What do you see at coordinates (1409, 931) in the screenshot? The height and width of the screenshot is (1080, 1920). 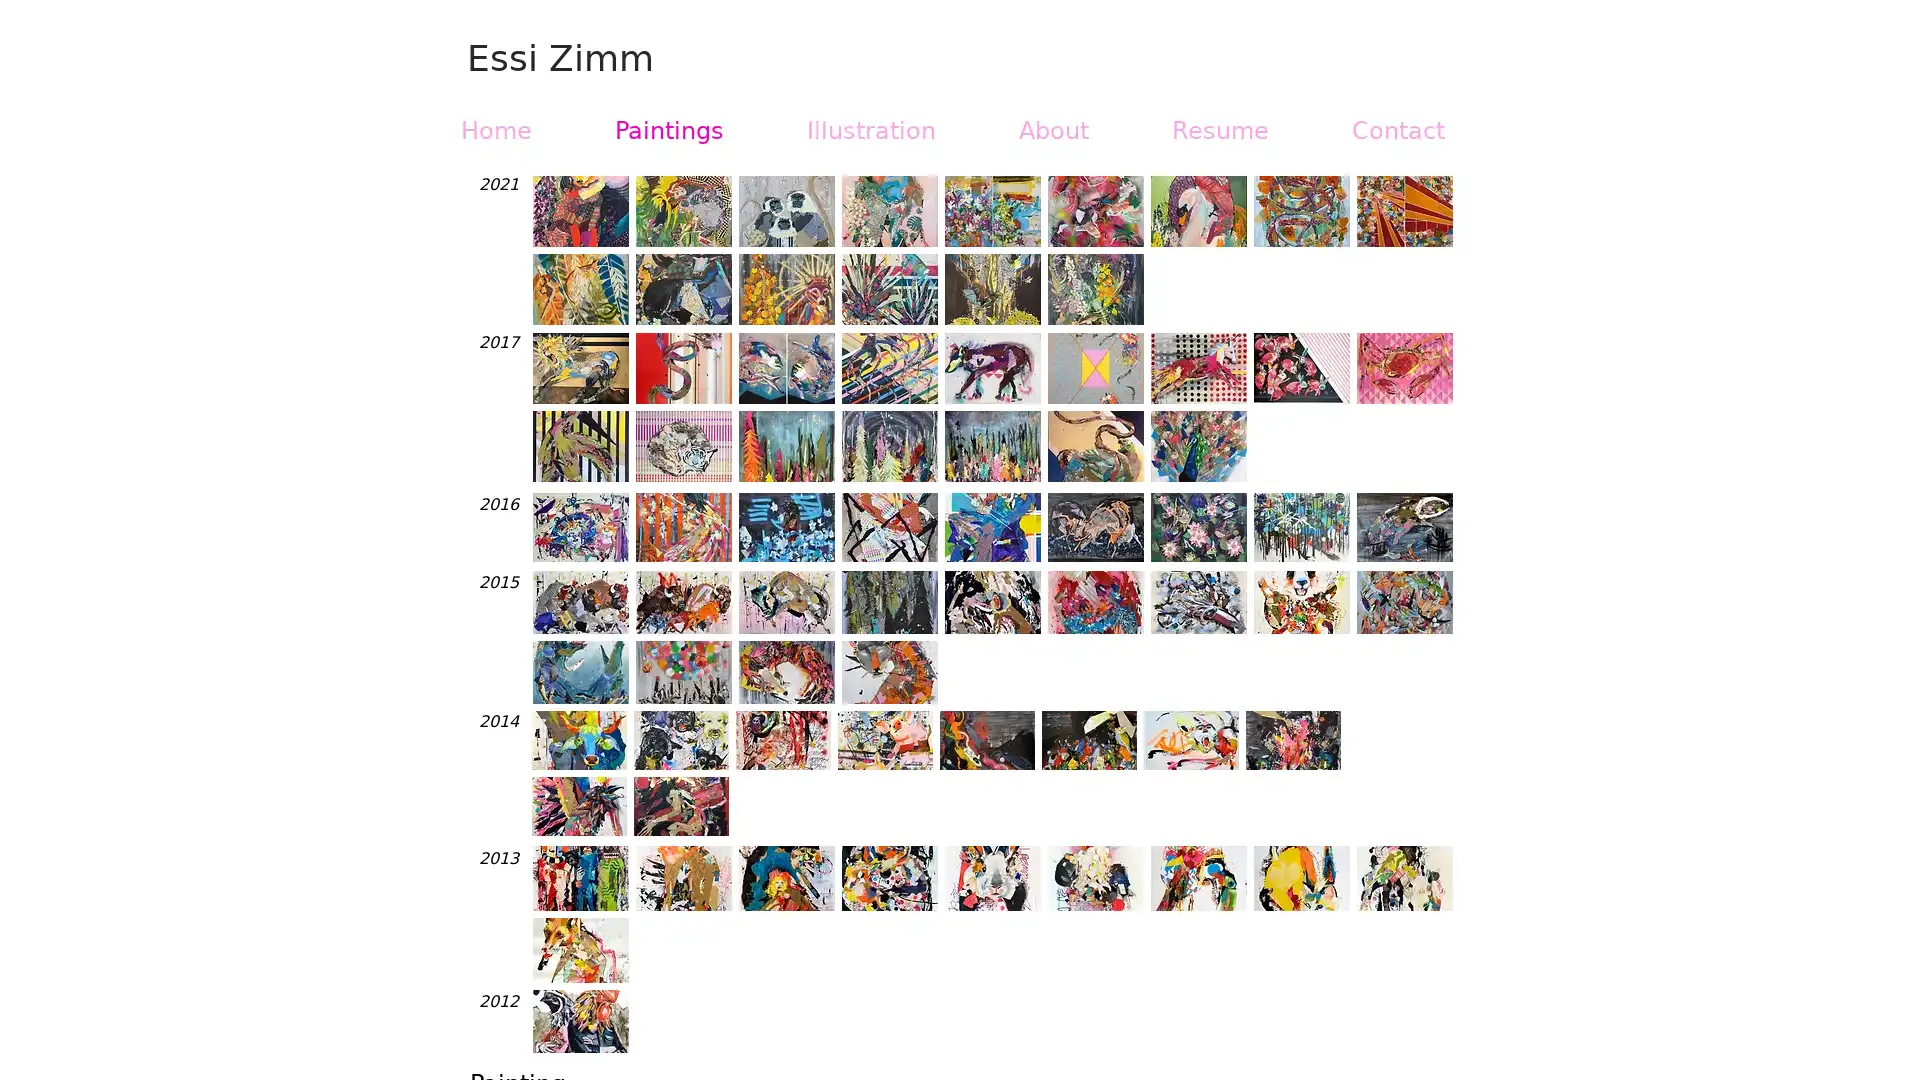 I see `next` at bounding box center [1409, 931].